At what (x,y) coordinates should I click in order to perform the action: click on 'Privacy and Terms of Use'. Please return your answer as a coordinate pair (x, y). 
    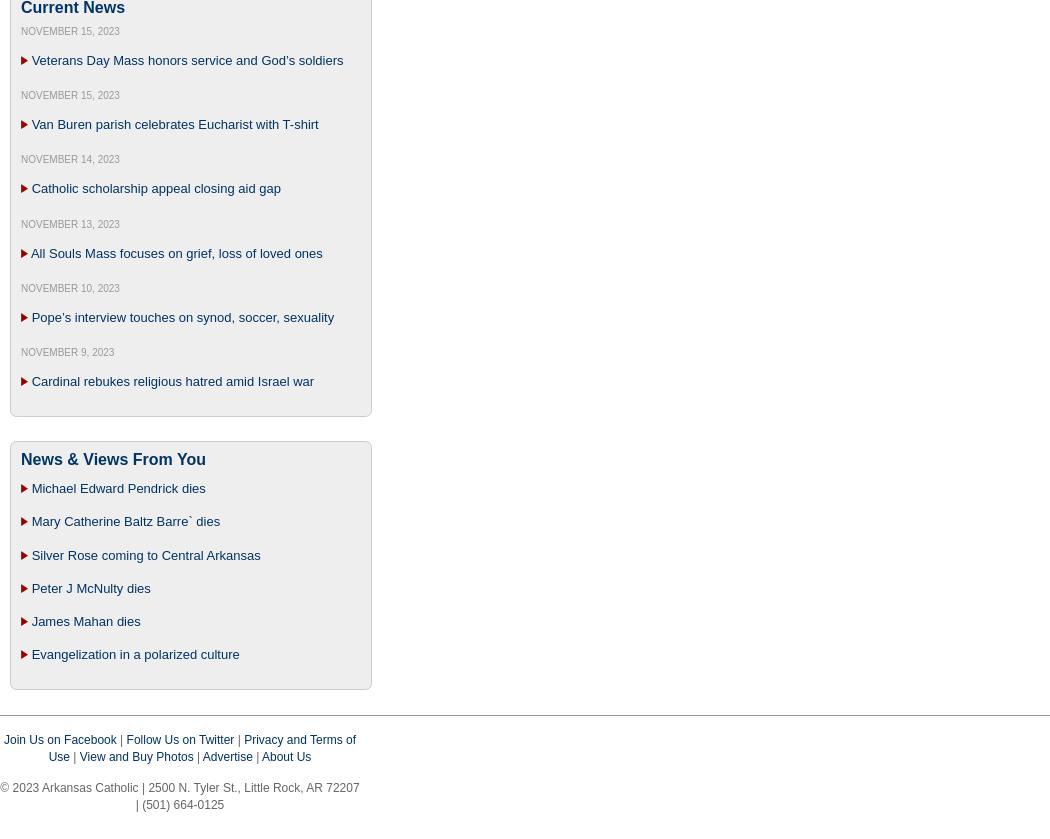
    Looking at the image, I should click on (200, 747).